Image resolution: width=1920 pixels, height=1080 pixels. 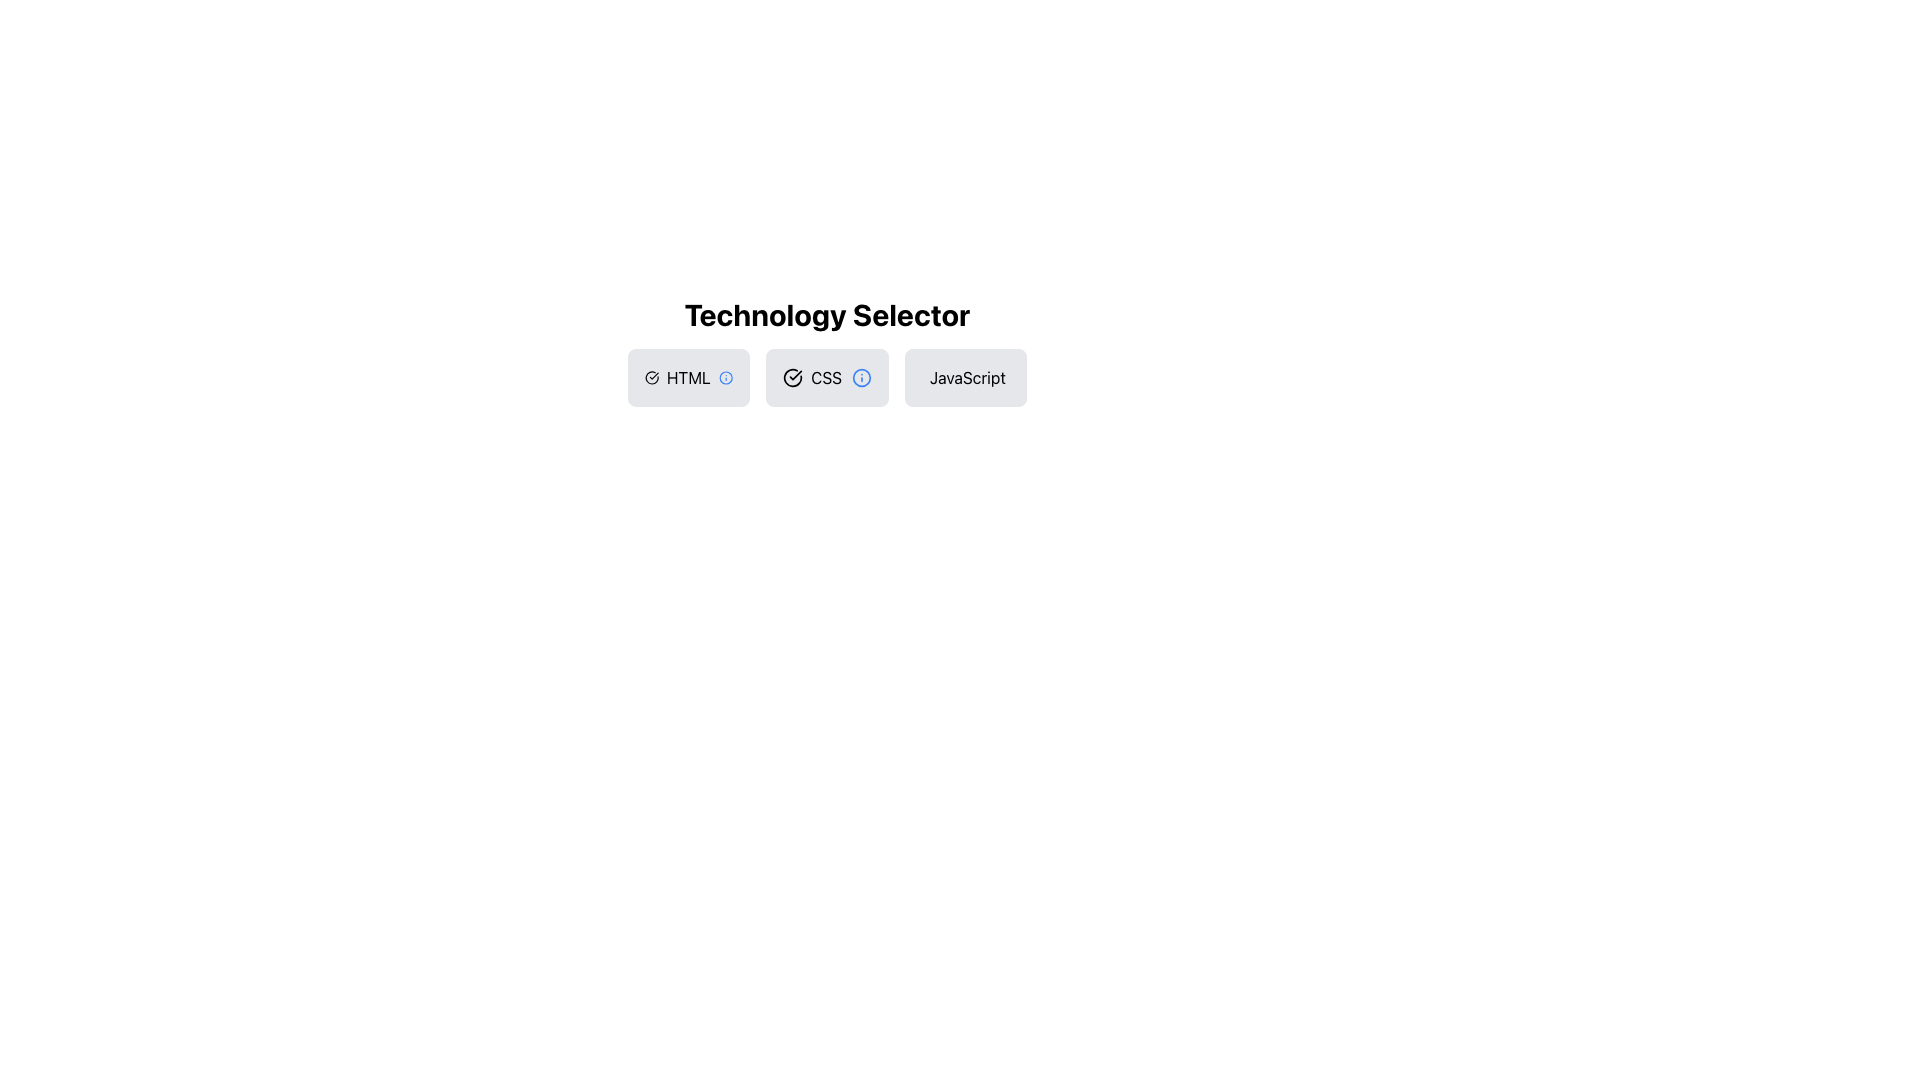 What do you see at coordinates (827, 350) in the screenshot?
I see `the second button in the 'Technology Selector' interface` at bounding box center [827, 350].